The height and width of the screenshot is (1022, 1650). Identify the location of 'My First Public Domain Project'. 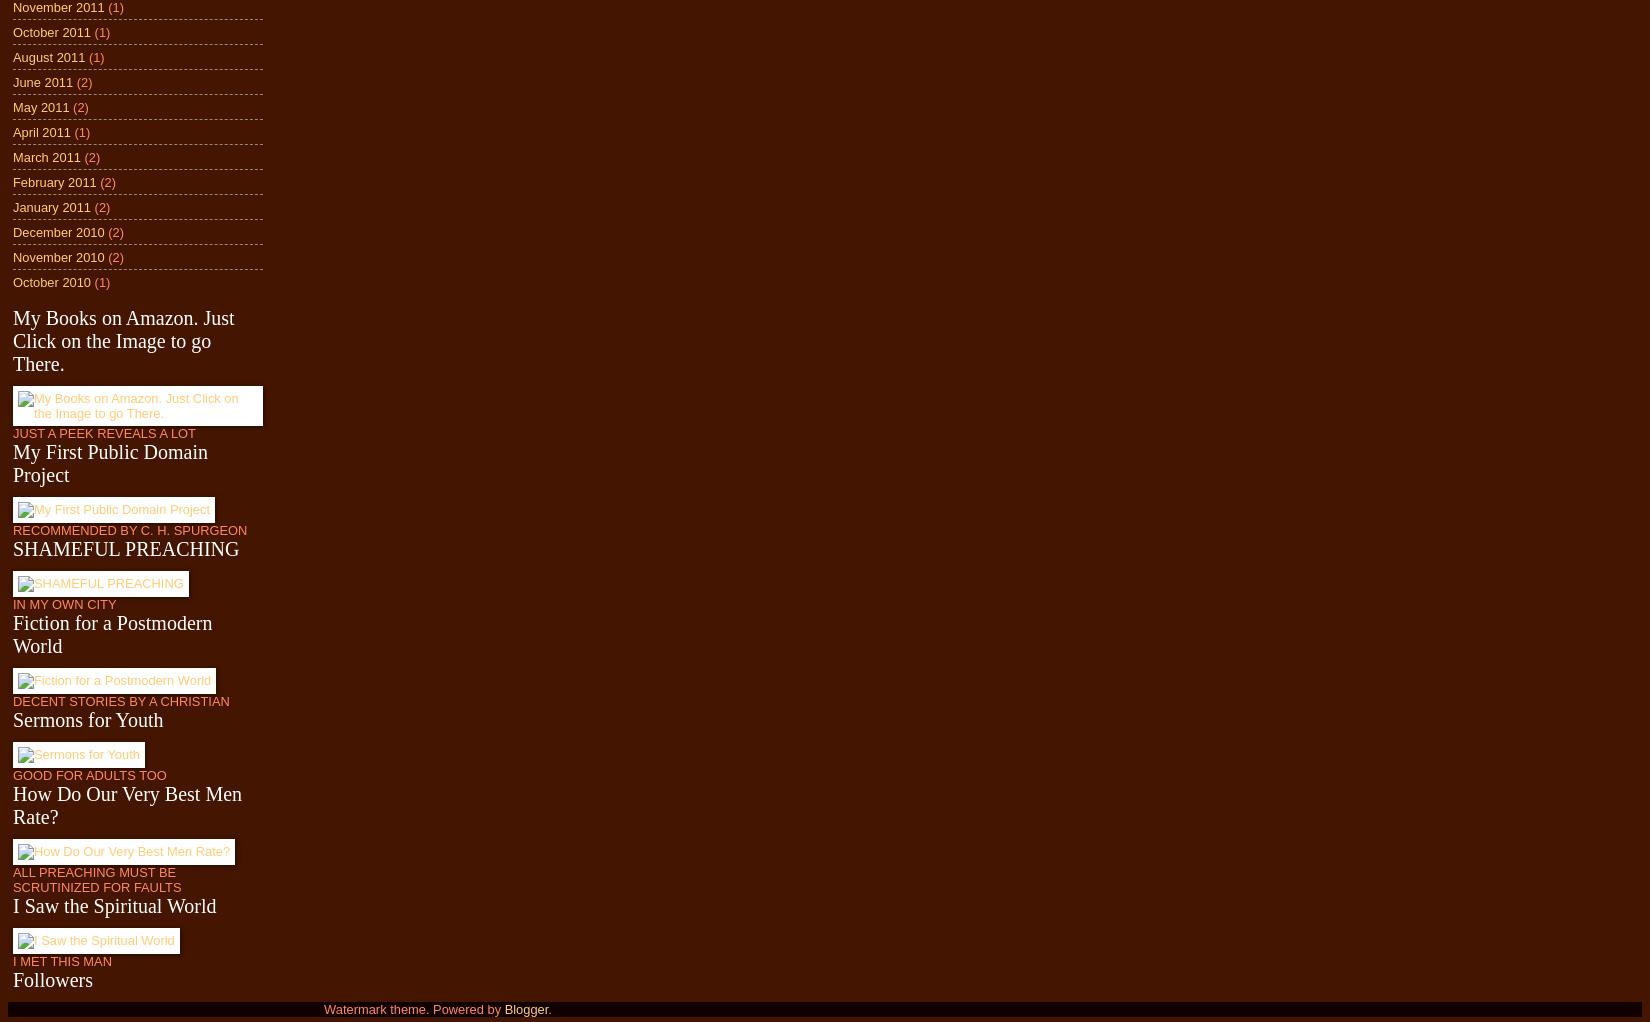
(13, 462).